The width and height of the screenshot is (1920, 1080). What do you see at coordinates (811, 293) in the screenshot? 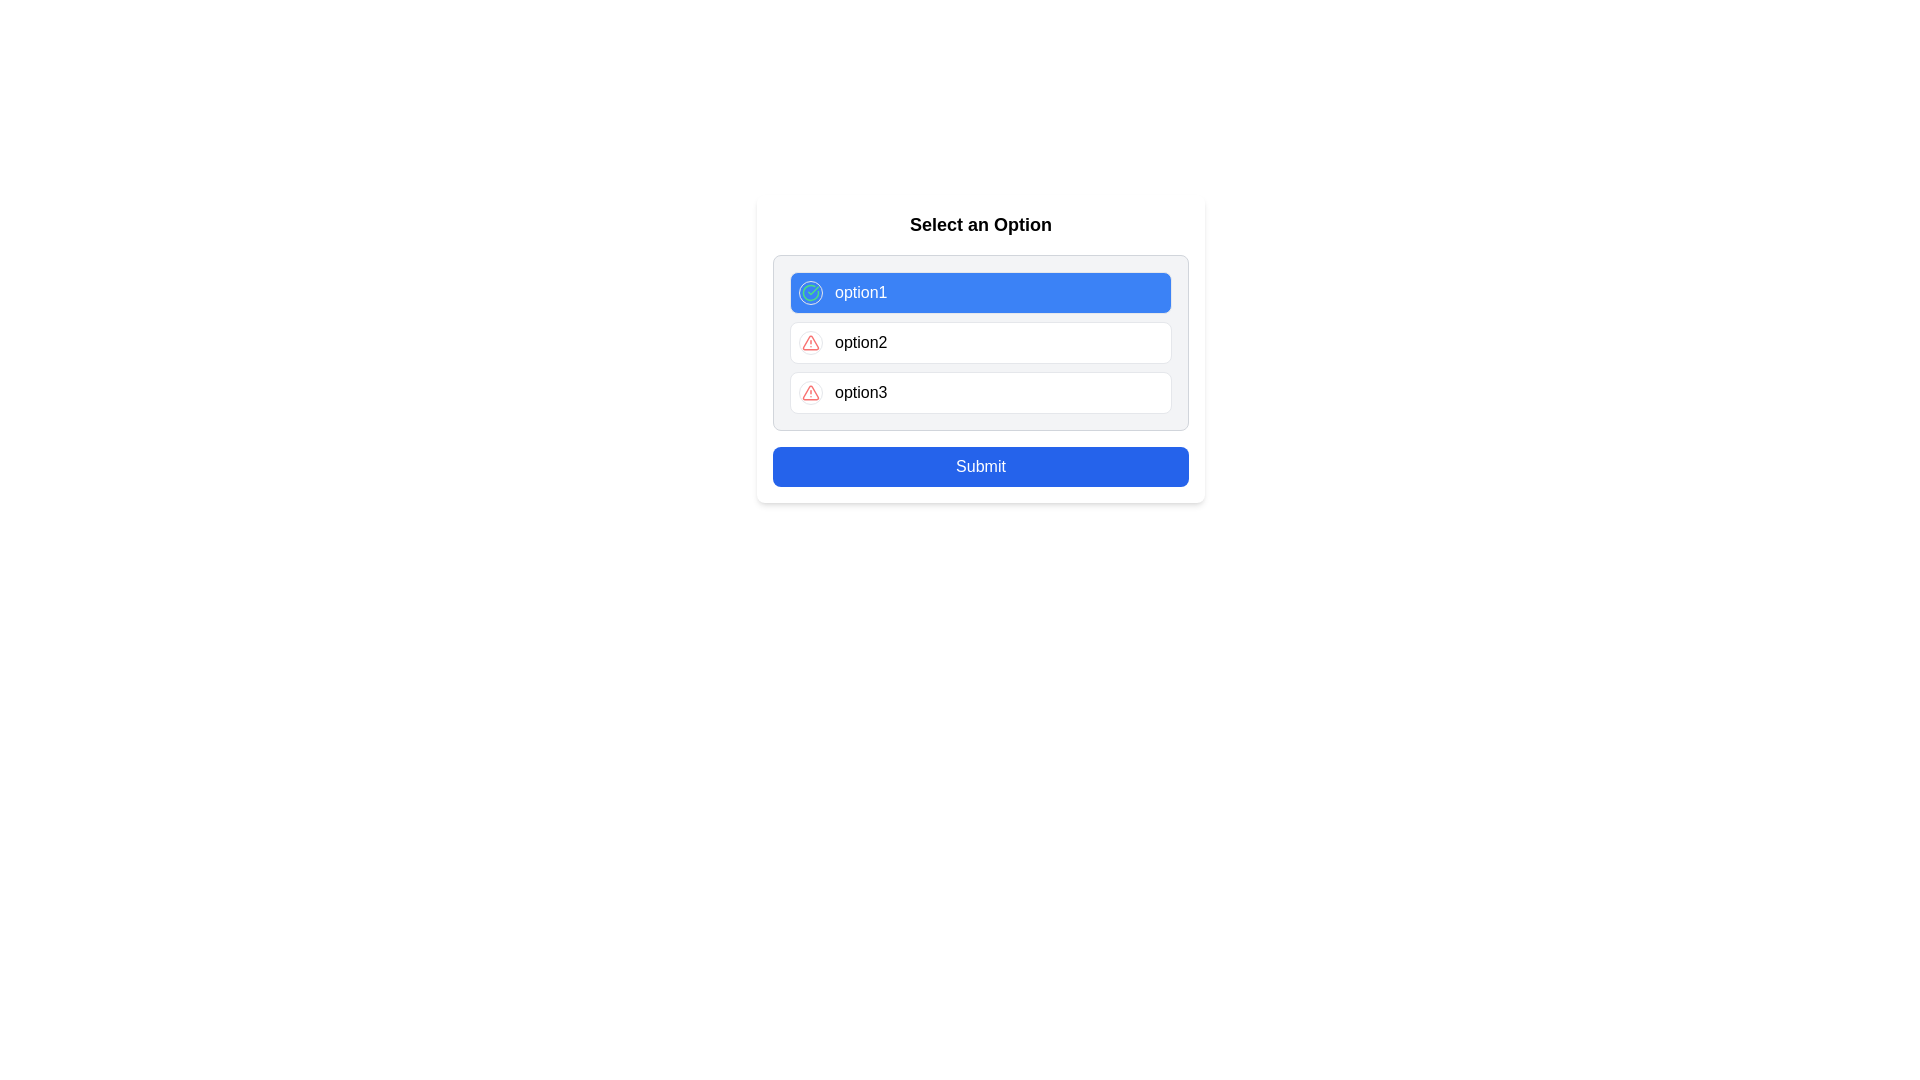
I see `the SVG checkmark icon inside a green circle located to the left of the 'option1' label in the list of options` at bounding box center [811, 293].